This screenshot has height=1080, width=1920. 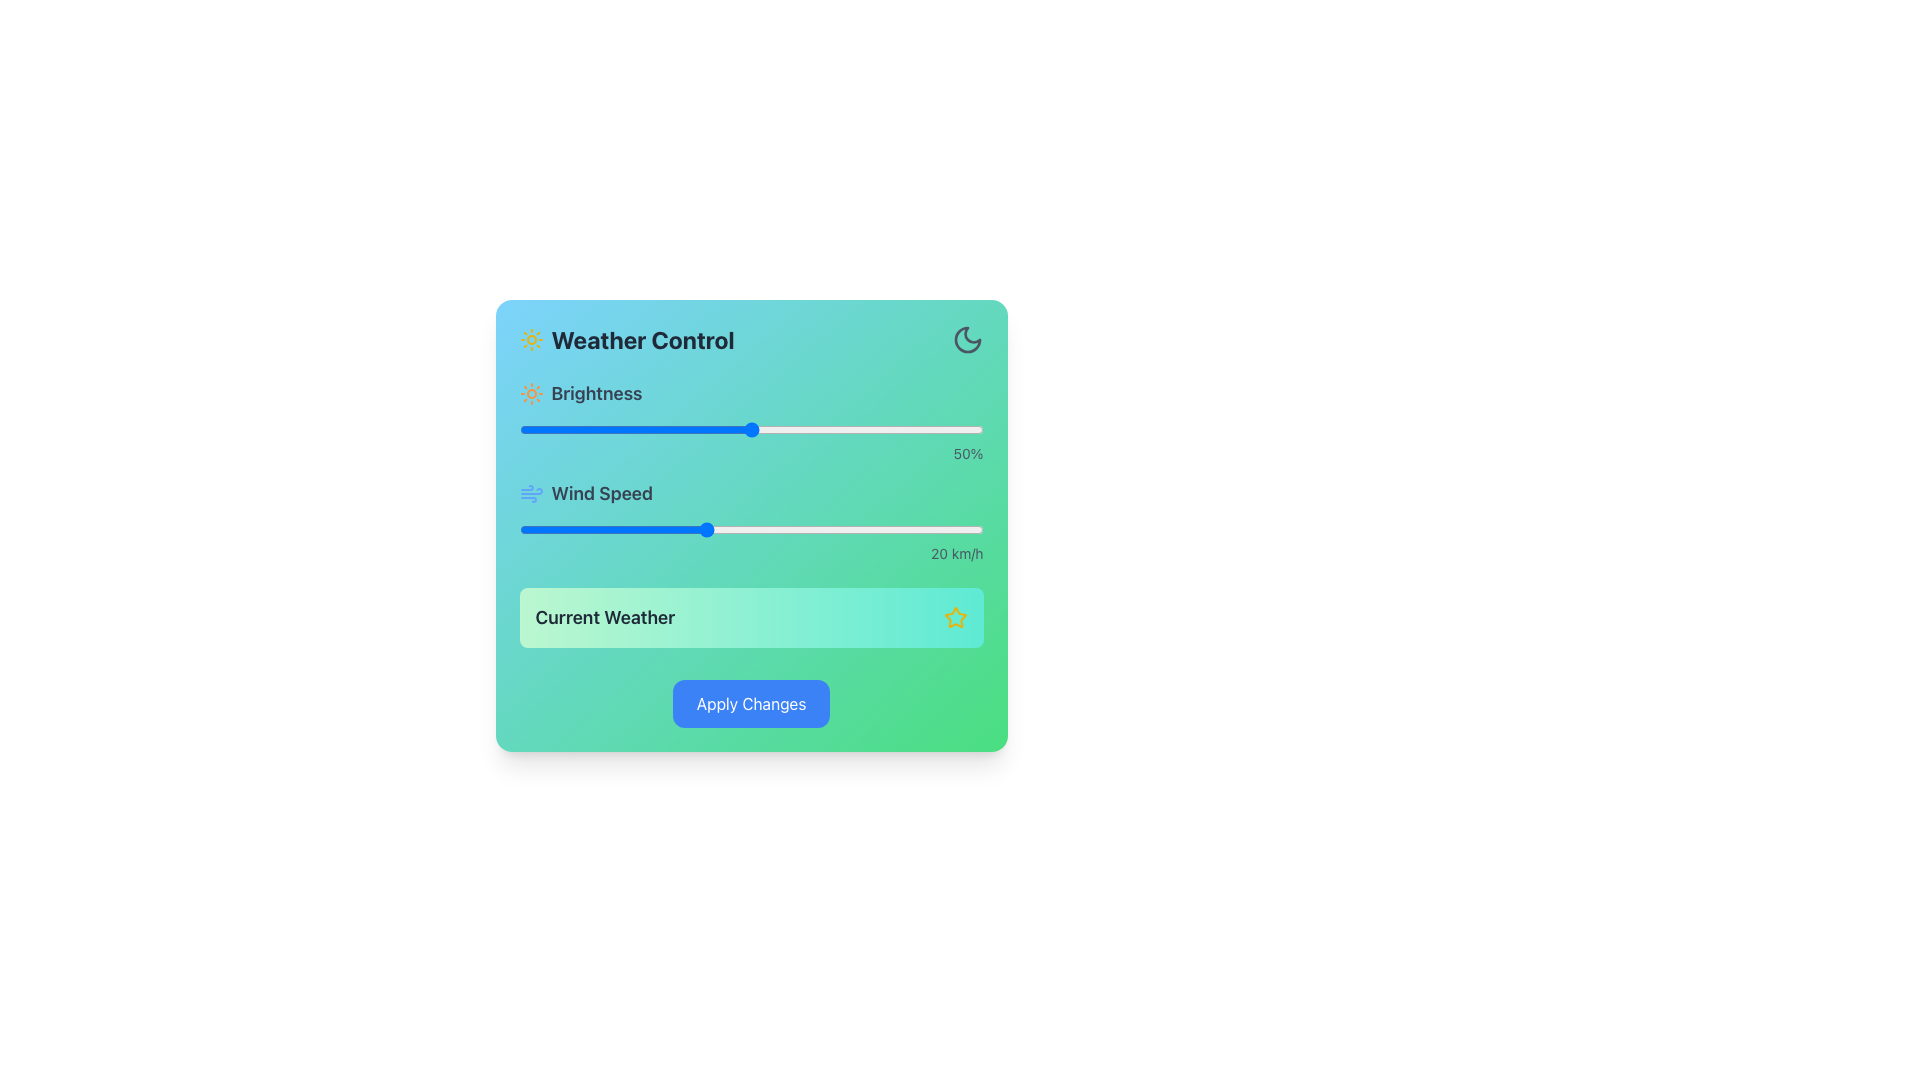 I want to click on the brightness level, so click(x=876, y=428).